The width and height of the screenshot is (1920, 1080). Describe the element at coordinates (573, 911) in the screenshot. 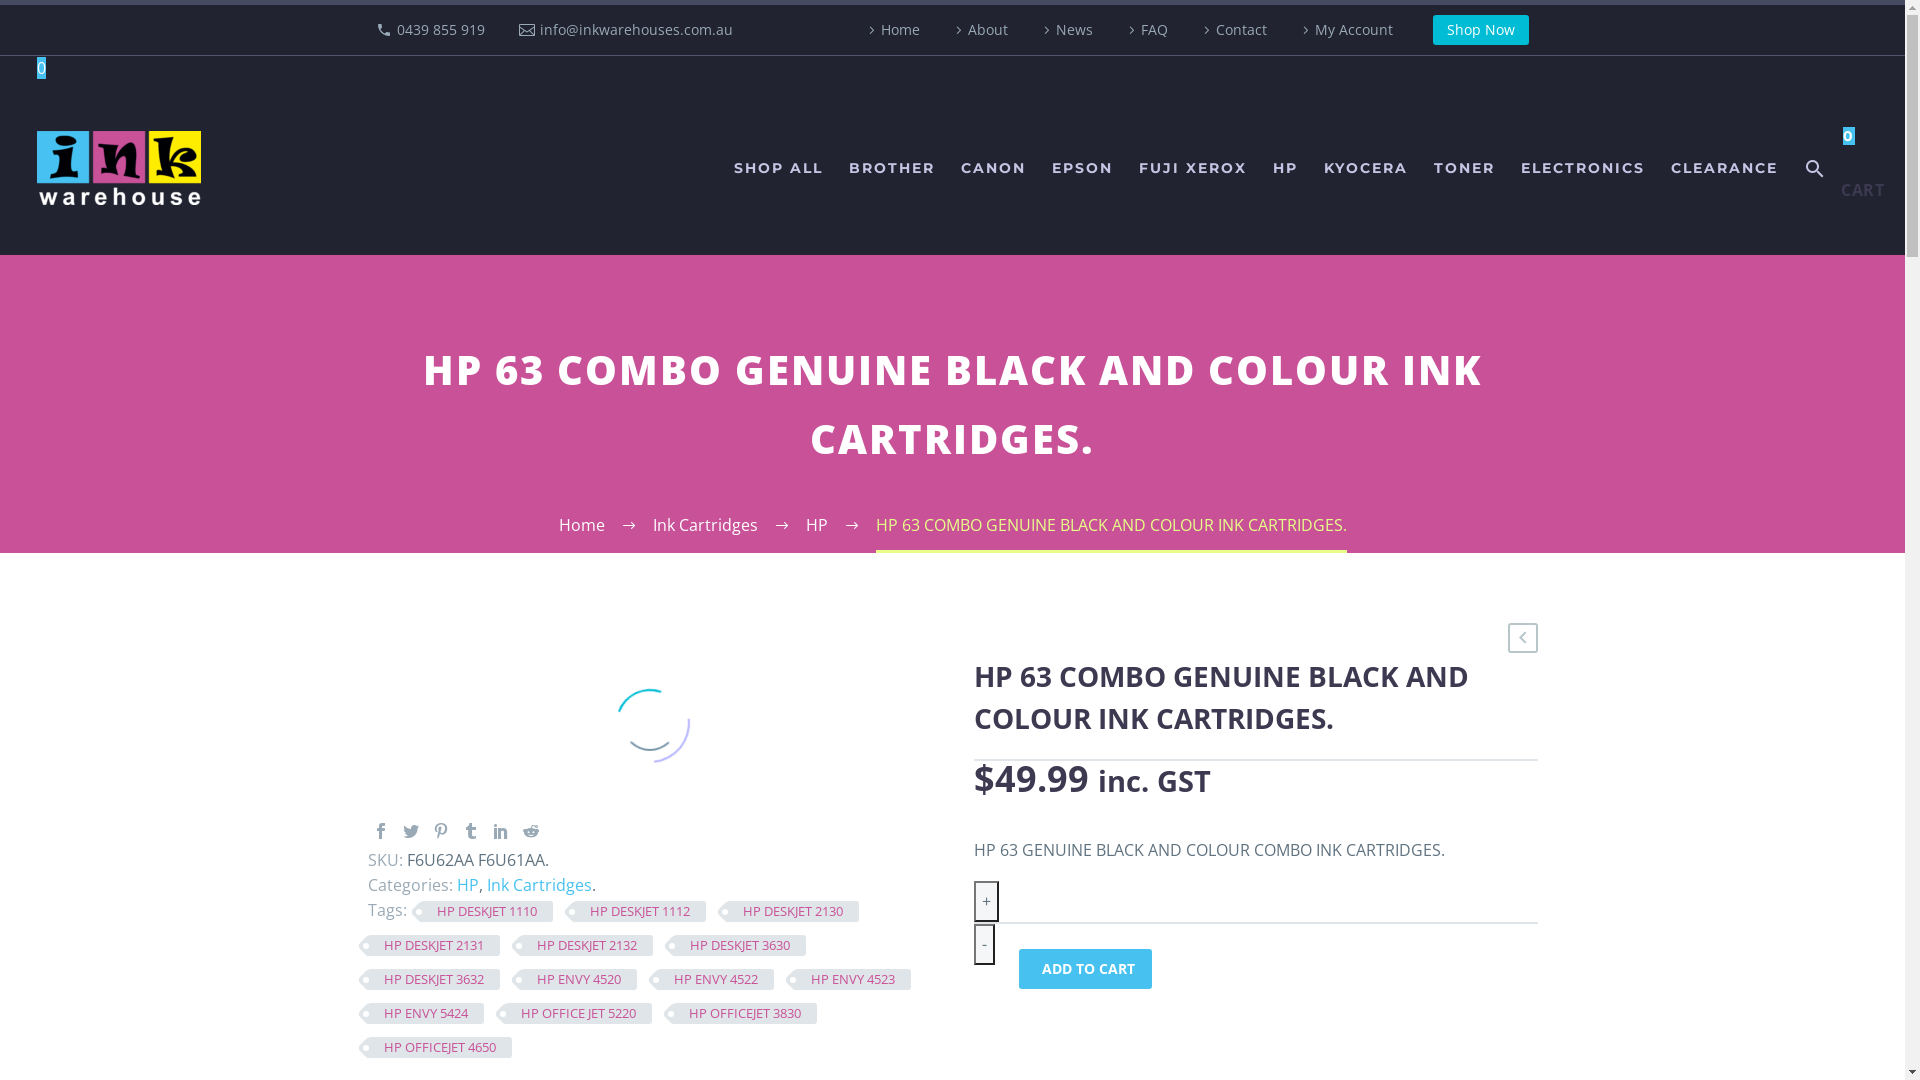

I see `'HP DESKJET 1112'` at that location.